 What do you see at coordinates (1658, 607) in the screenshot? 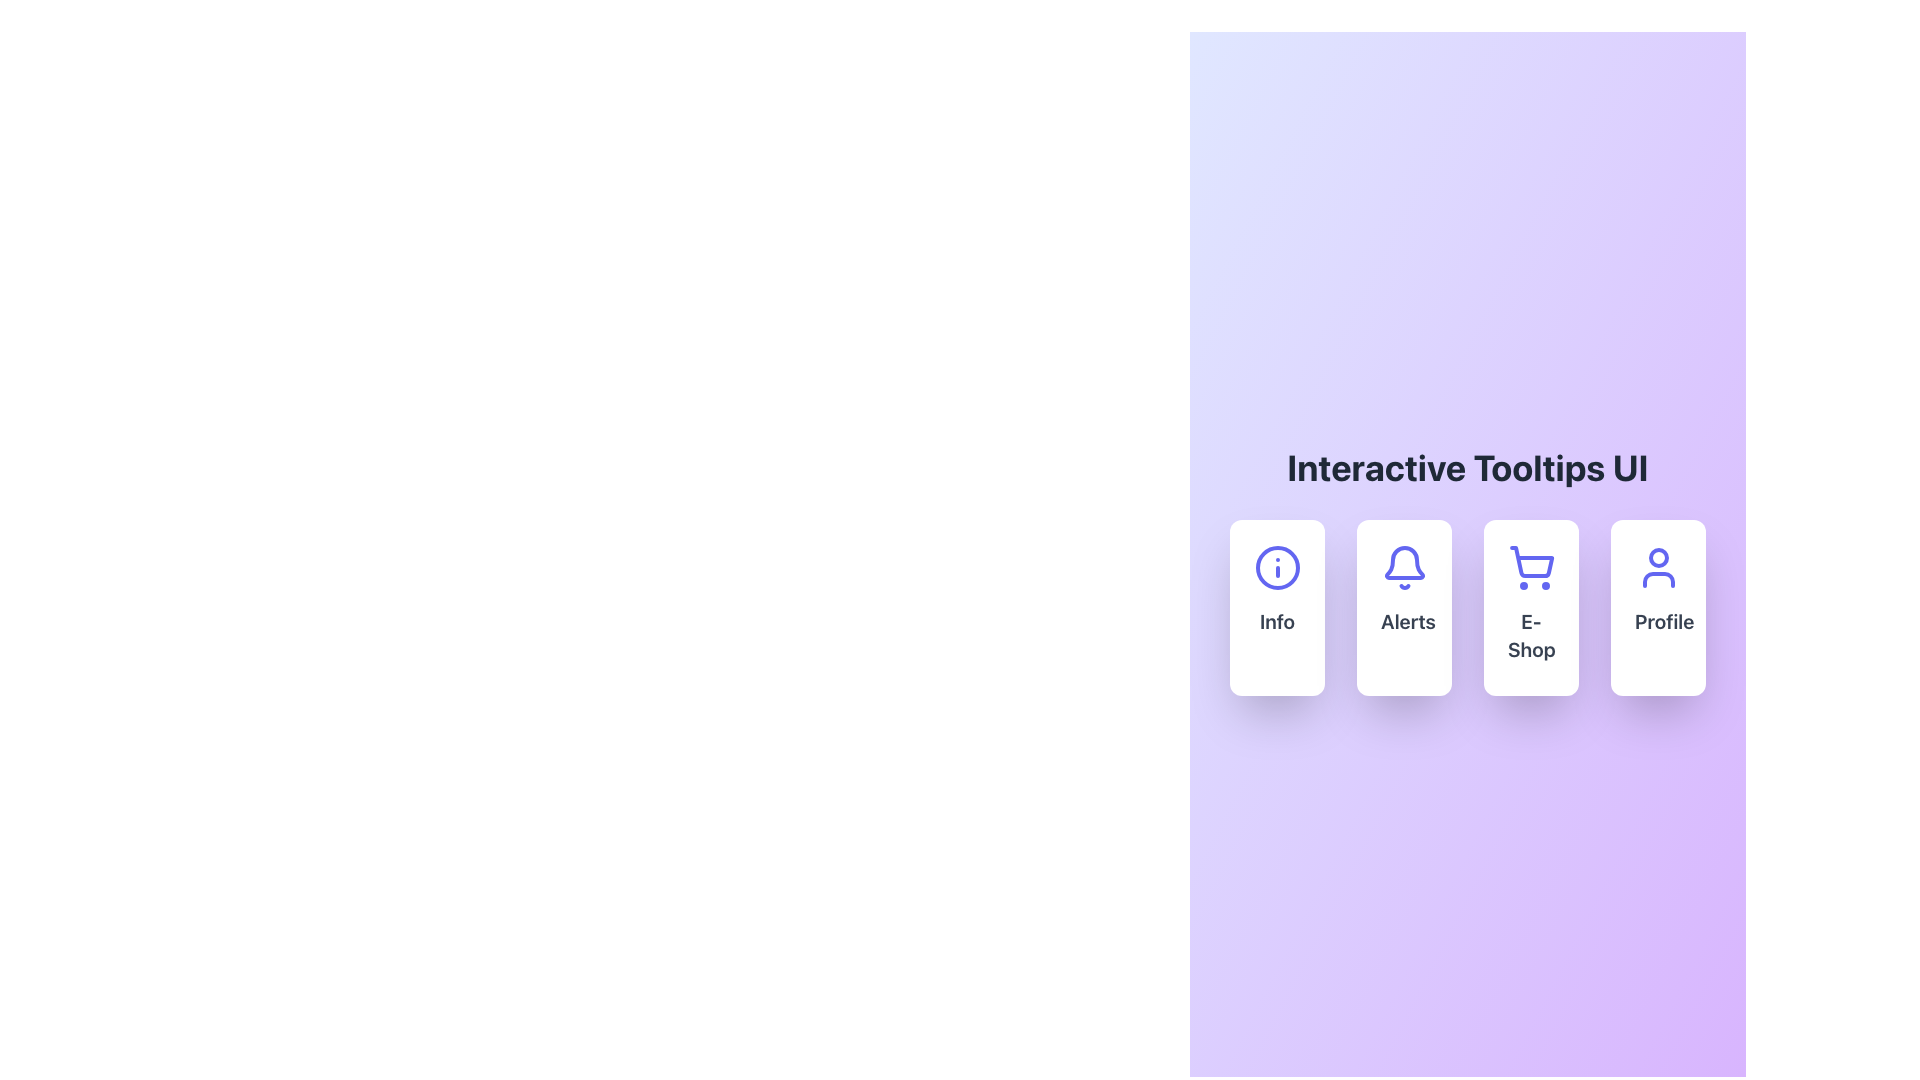
I see `the fourth card in the horizontal grid layout, which is used for navigating to a user profile or settings page` at bounding box center [1658, 607].